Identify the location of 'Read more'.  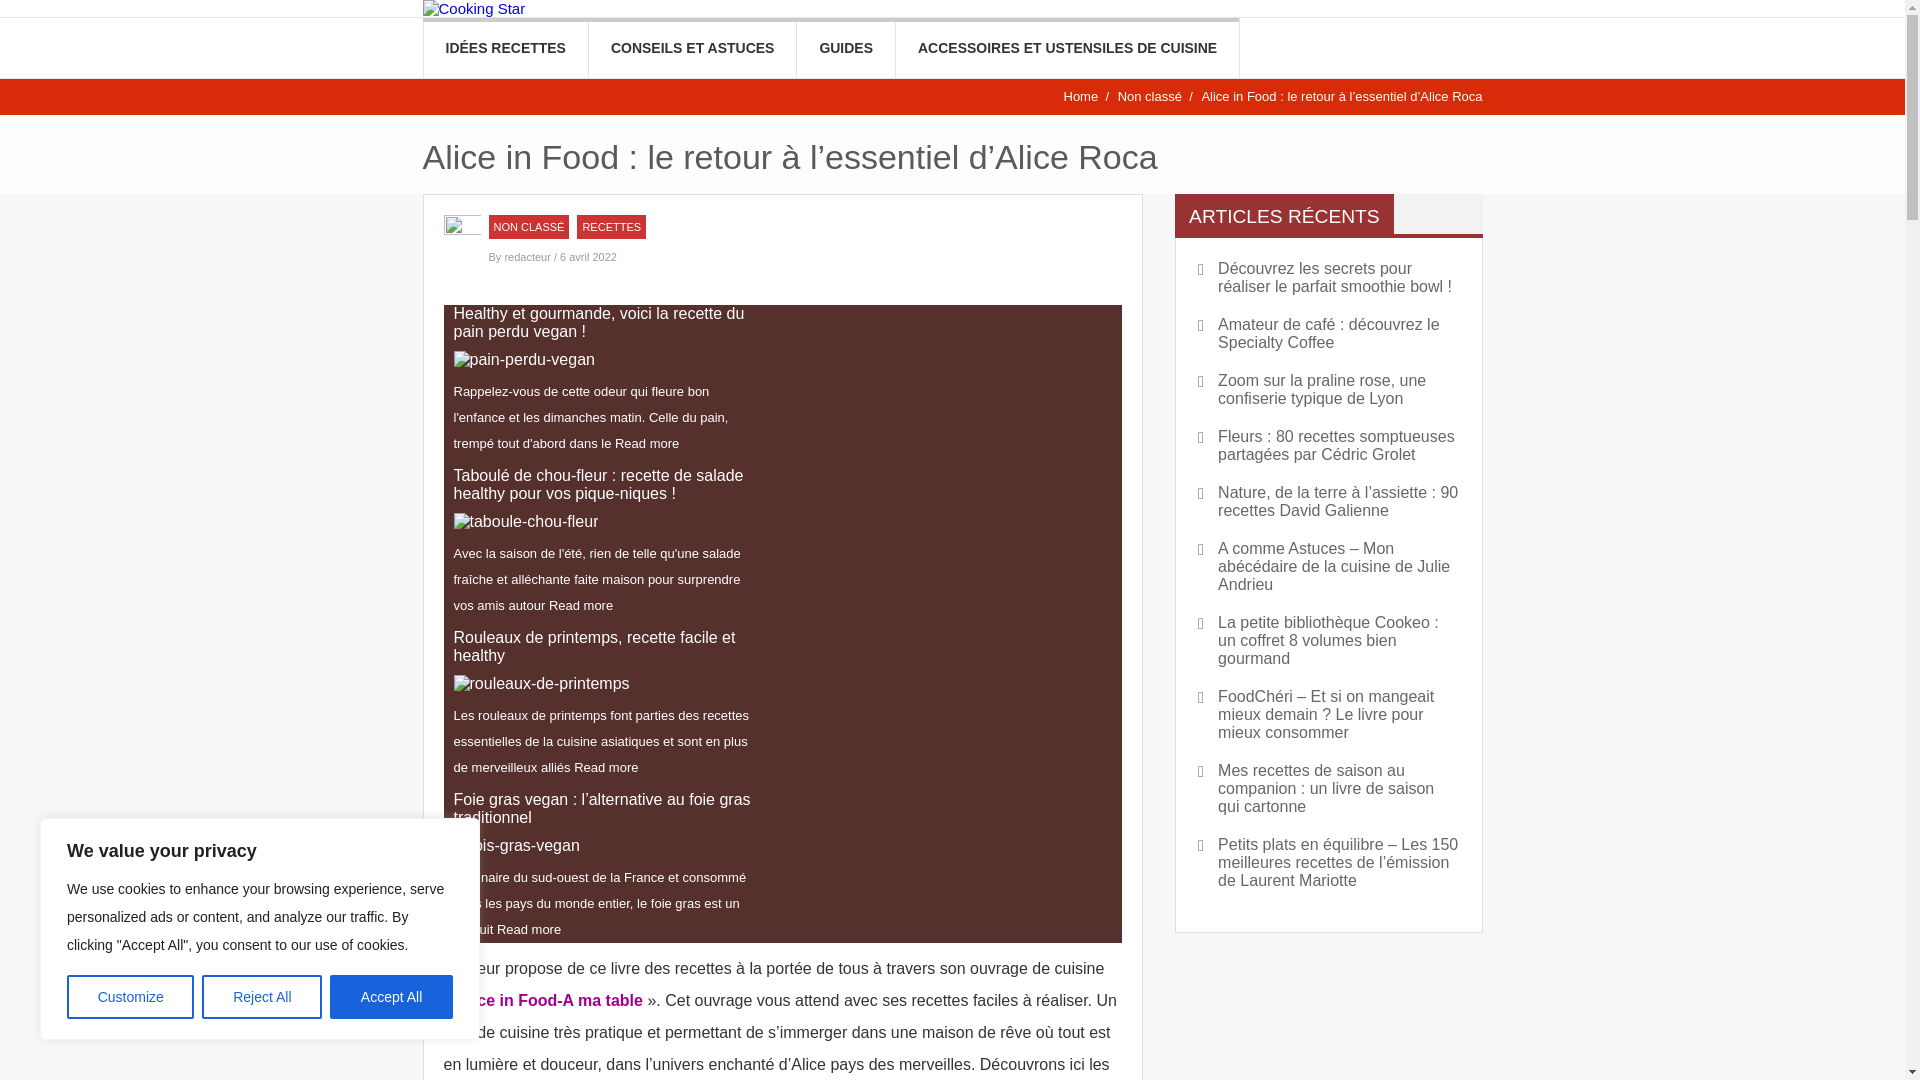
(604, 766).